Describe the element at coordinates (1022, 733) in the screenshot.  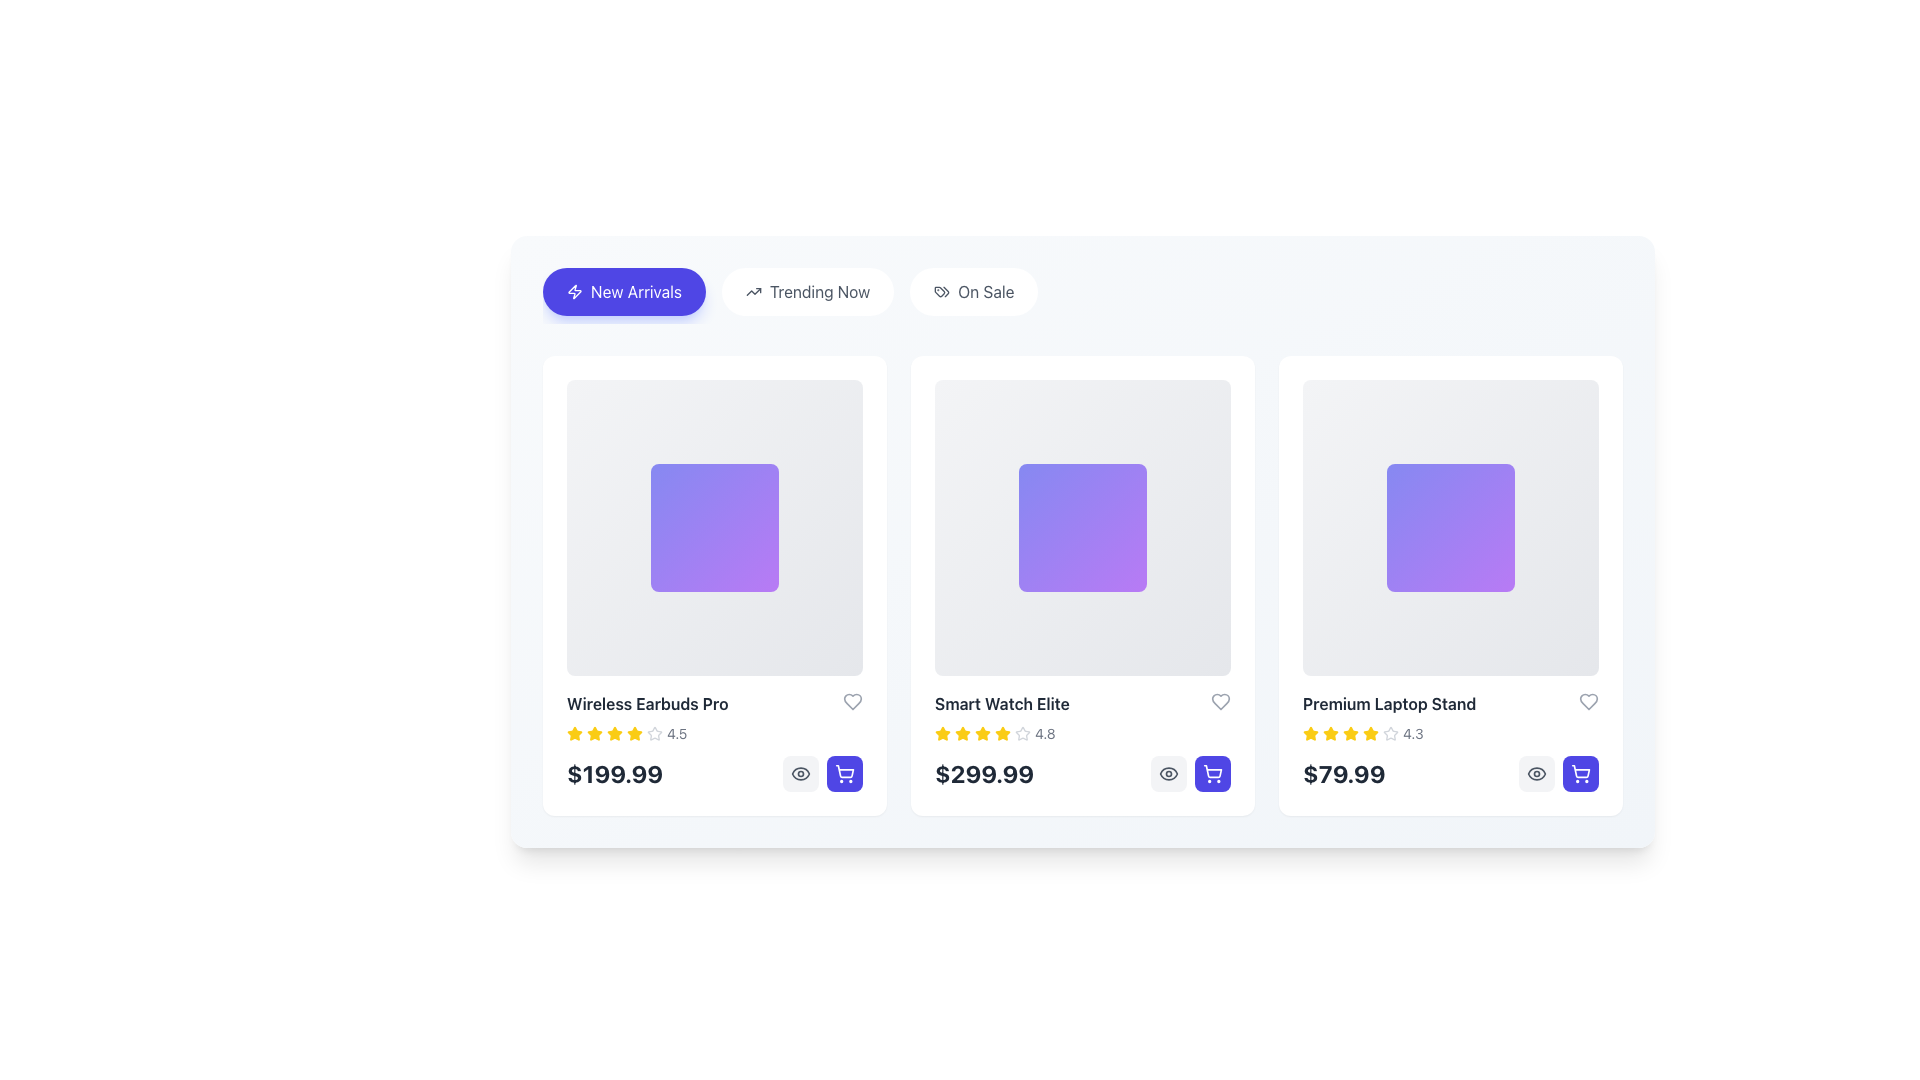
I see `the second star icon in the rating system for 'Smart Watch Elite', which signifies a rating level` at that location.